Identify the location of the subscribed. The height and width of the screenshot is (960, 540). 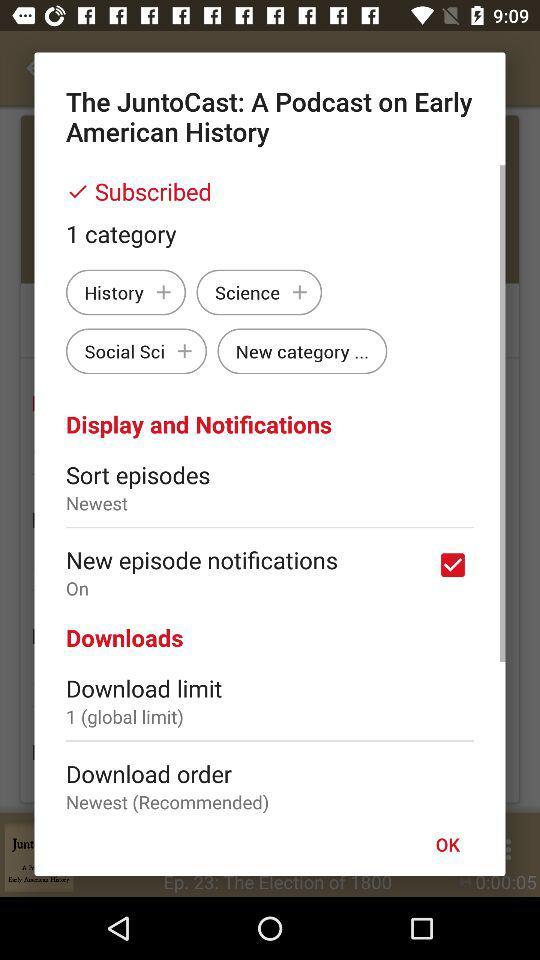
(270, 191).